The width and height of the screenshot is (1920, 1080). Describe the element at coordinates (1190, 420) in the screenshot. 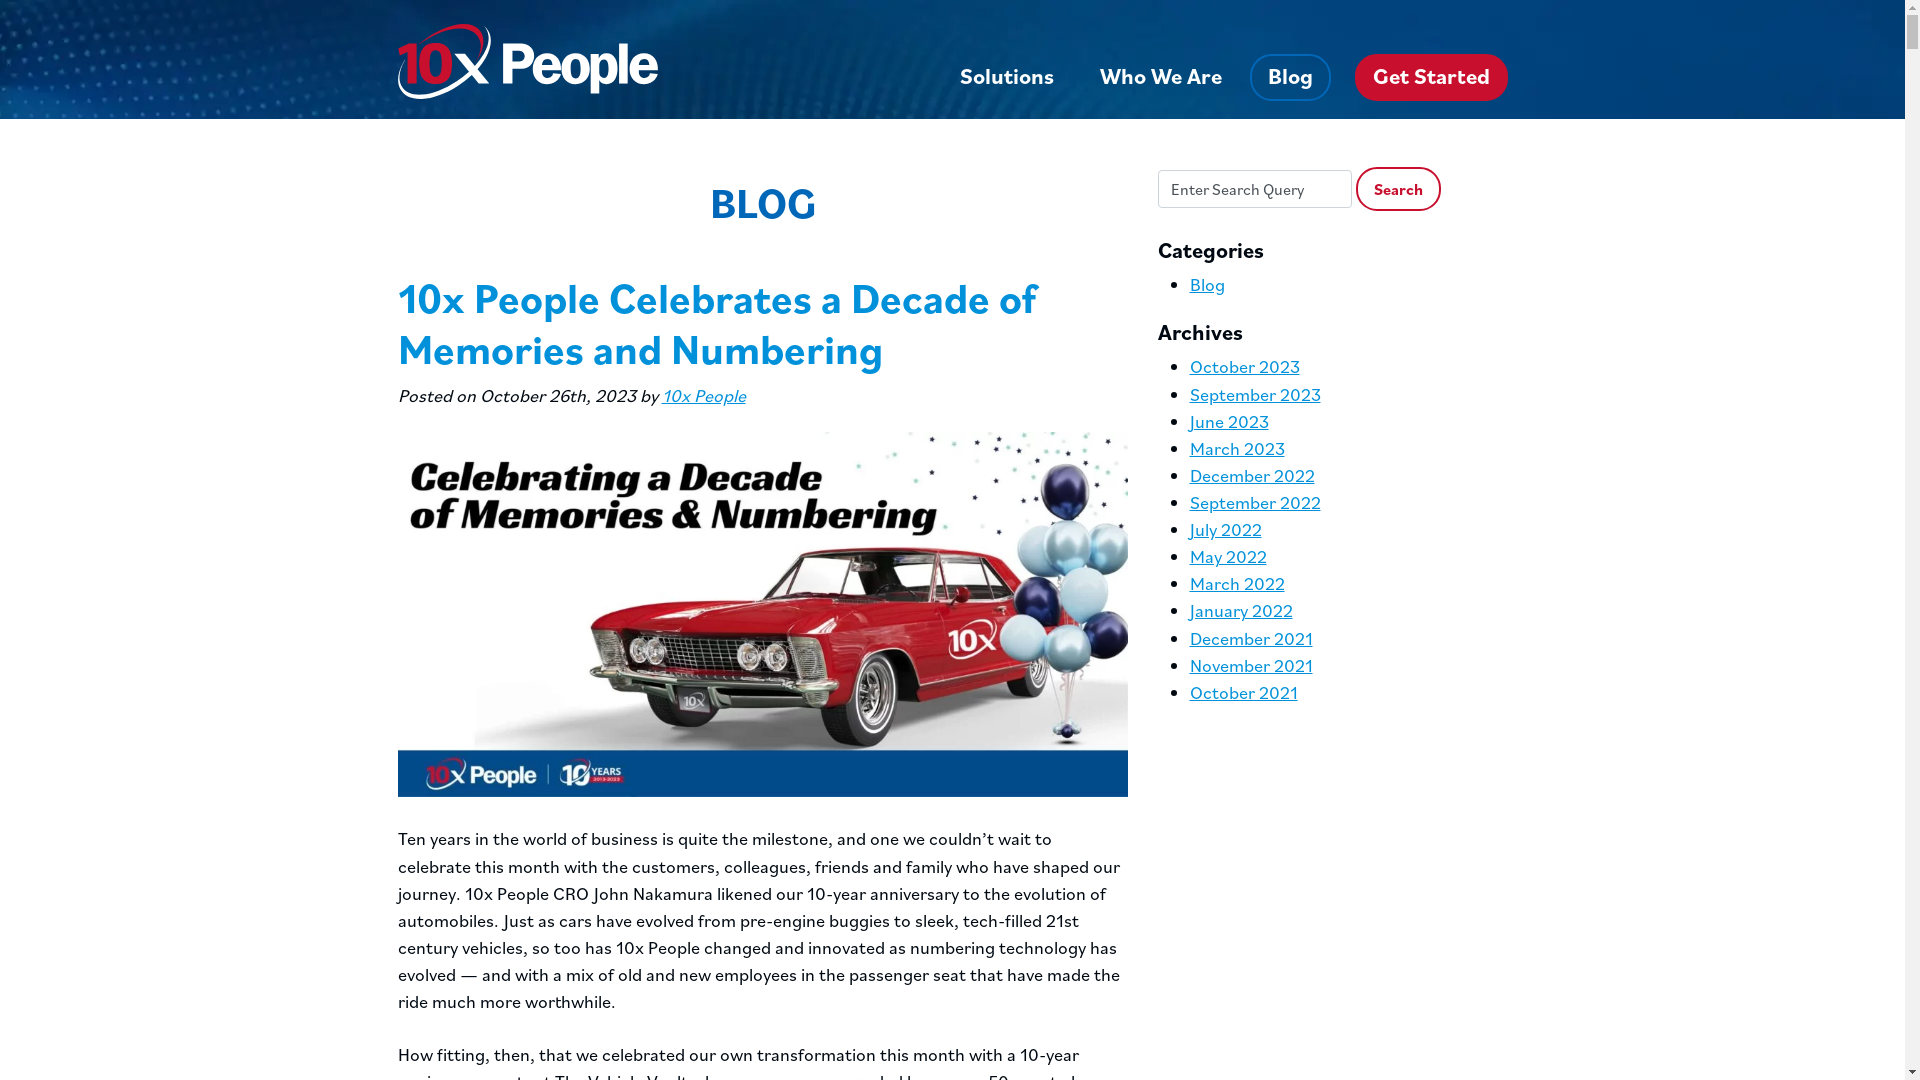

I see `'June 2023'` at that location.